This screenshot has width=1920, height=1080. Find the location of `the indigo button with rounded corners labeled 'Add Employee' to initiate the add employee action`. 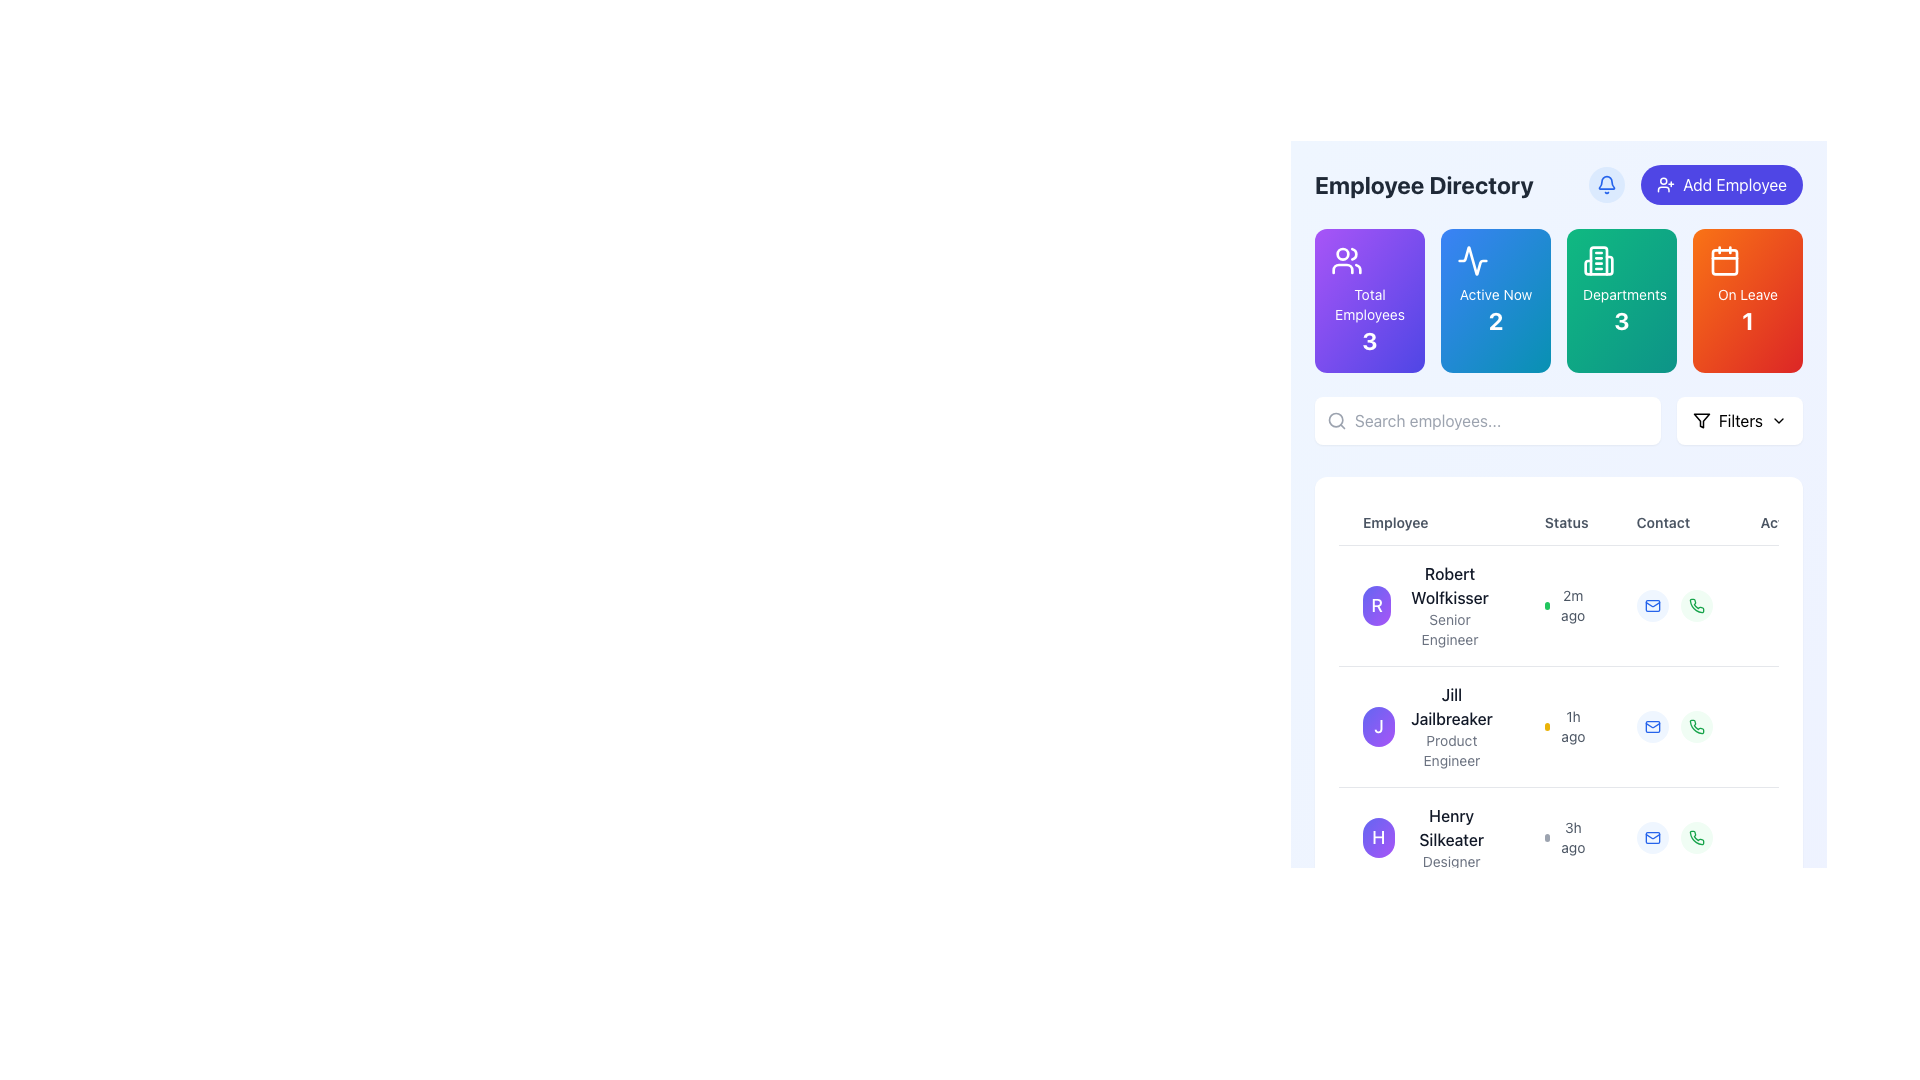

the indigo button with rounded corners labeled 'Add Employee' to initiate the add employee action is located at coordinates (1721, 185).